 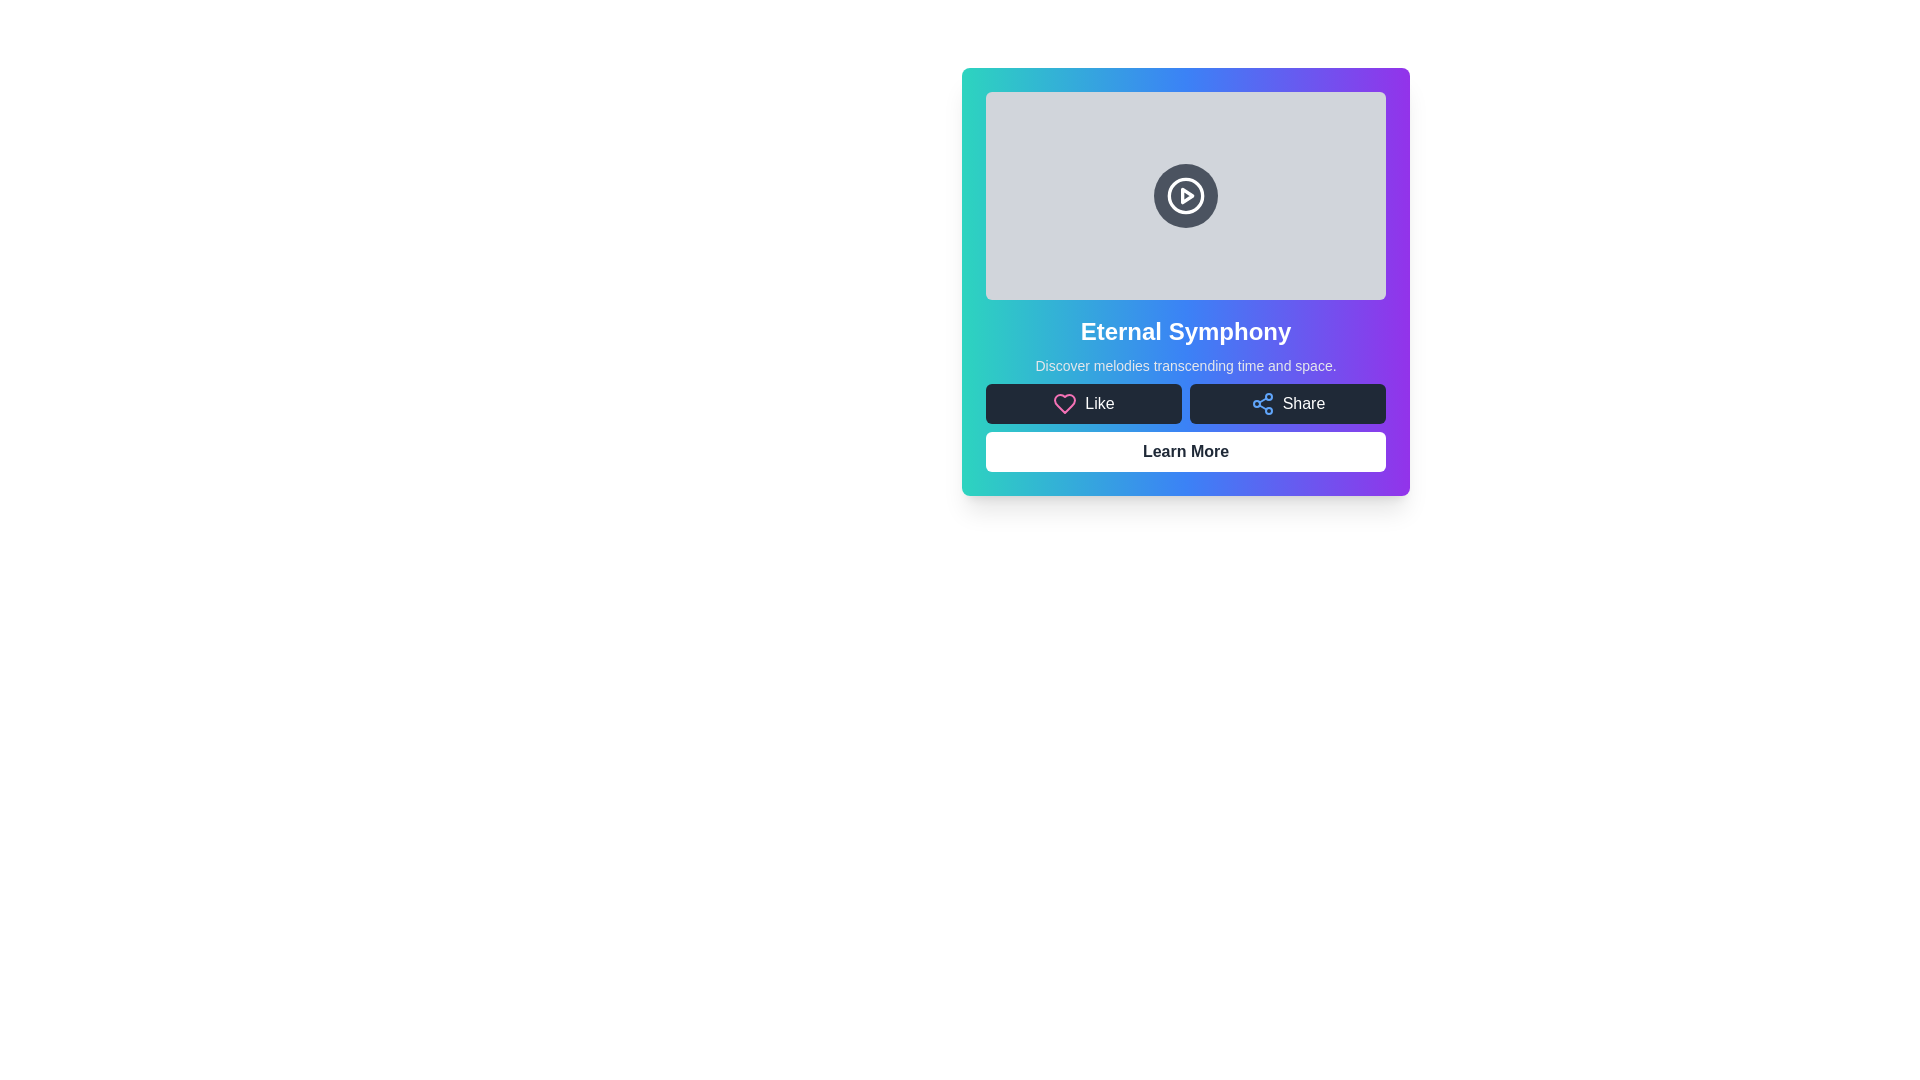 What do you see at coordinates (1185, 196) in the screenshot?
I see `the interactive media area with a play button icon, which is located at the top of the card component above the title 'Eternal Symphony'` at bounding box center [1185, 196].